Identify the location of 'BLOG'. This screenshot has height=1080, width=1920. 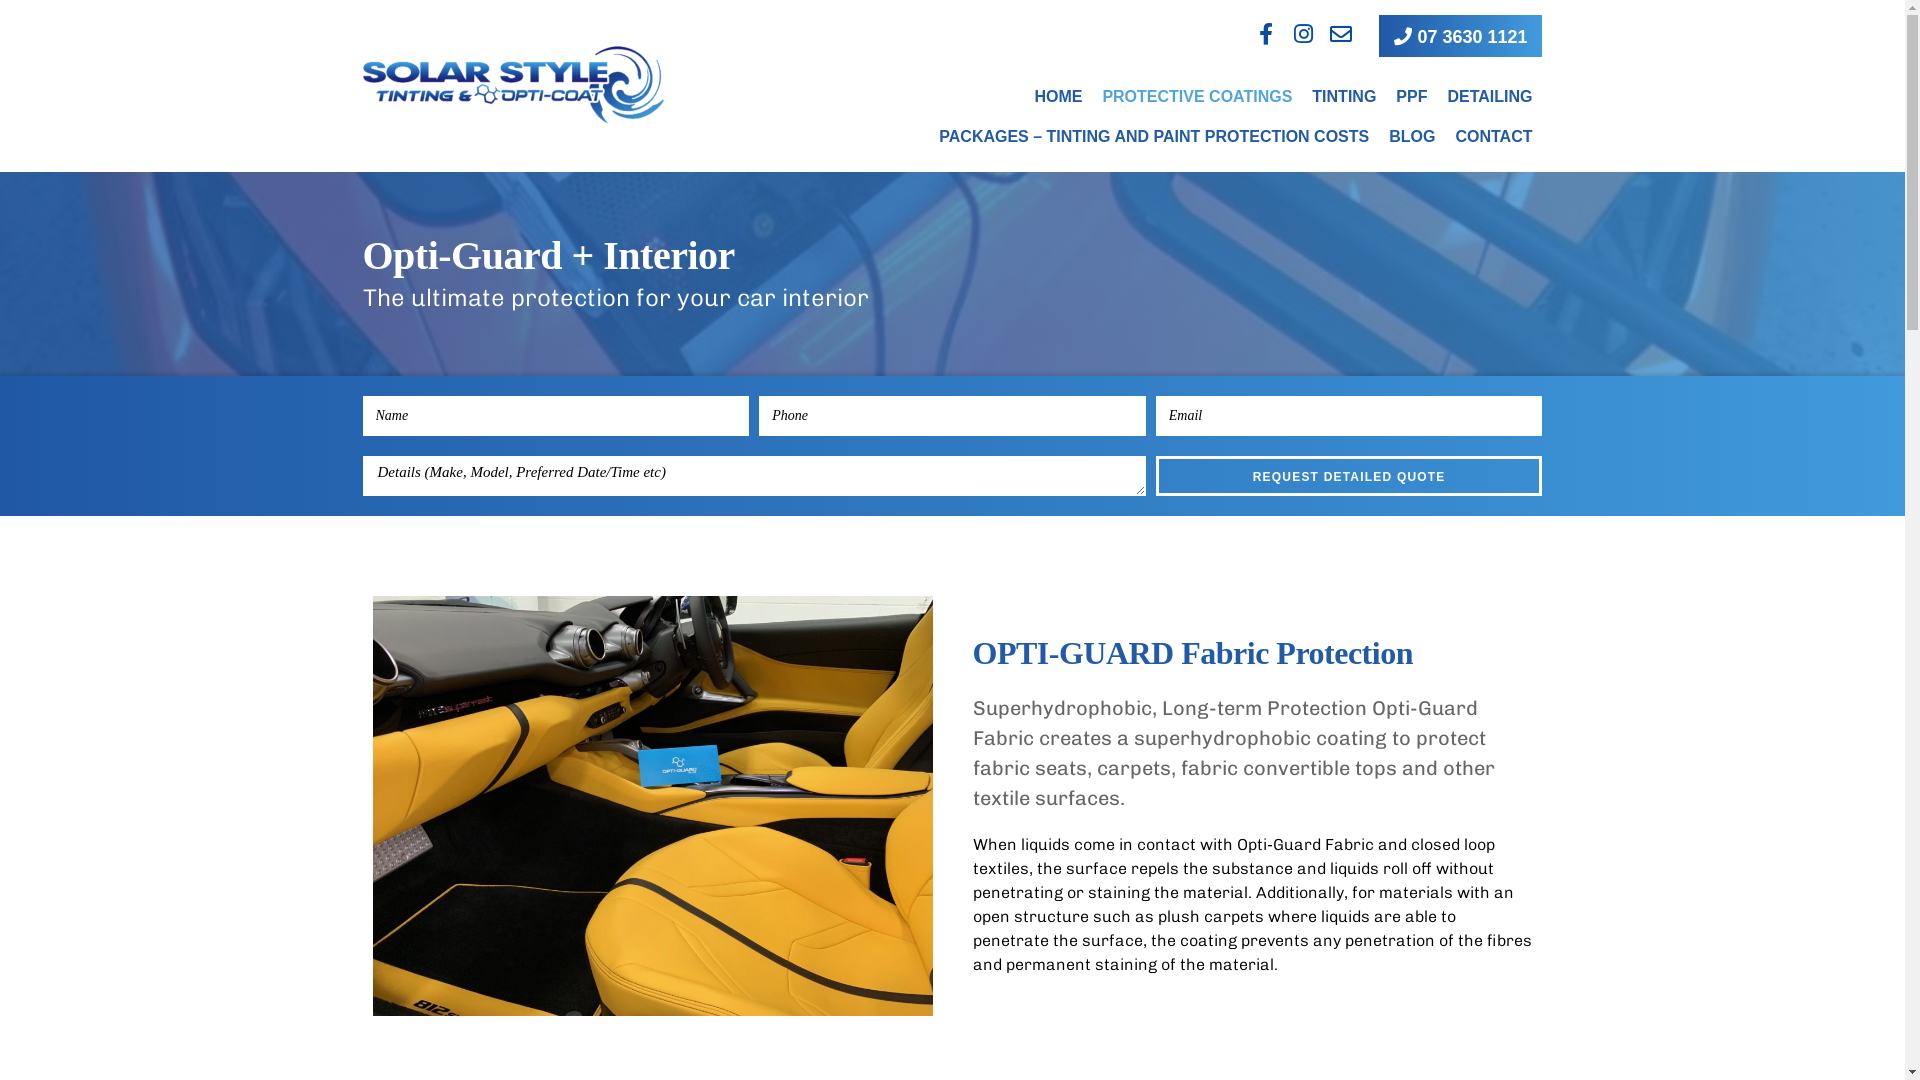
(1410, 136).